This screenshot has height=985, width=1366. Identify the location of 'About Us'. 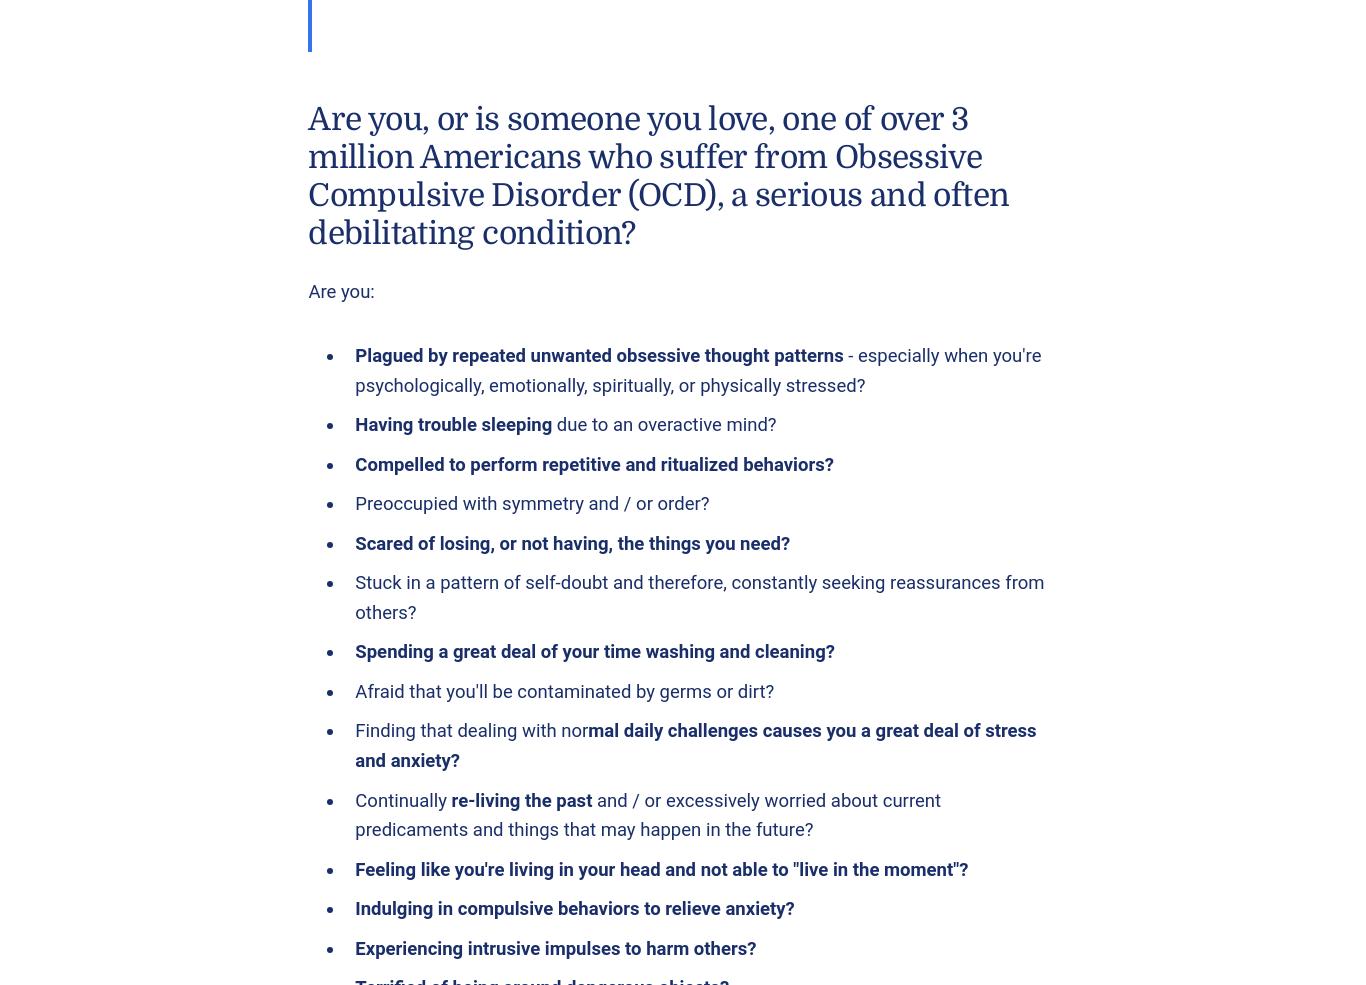
(503, 209).